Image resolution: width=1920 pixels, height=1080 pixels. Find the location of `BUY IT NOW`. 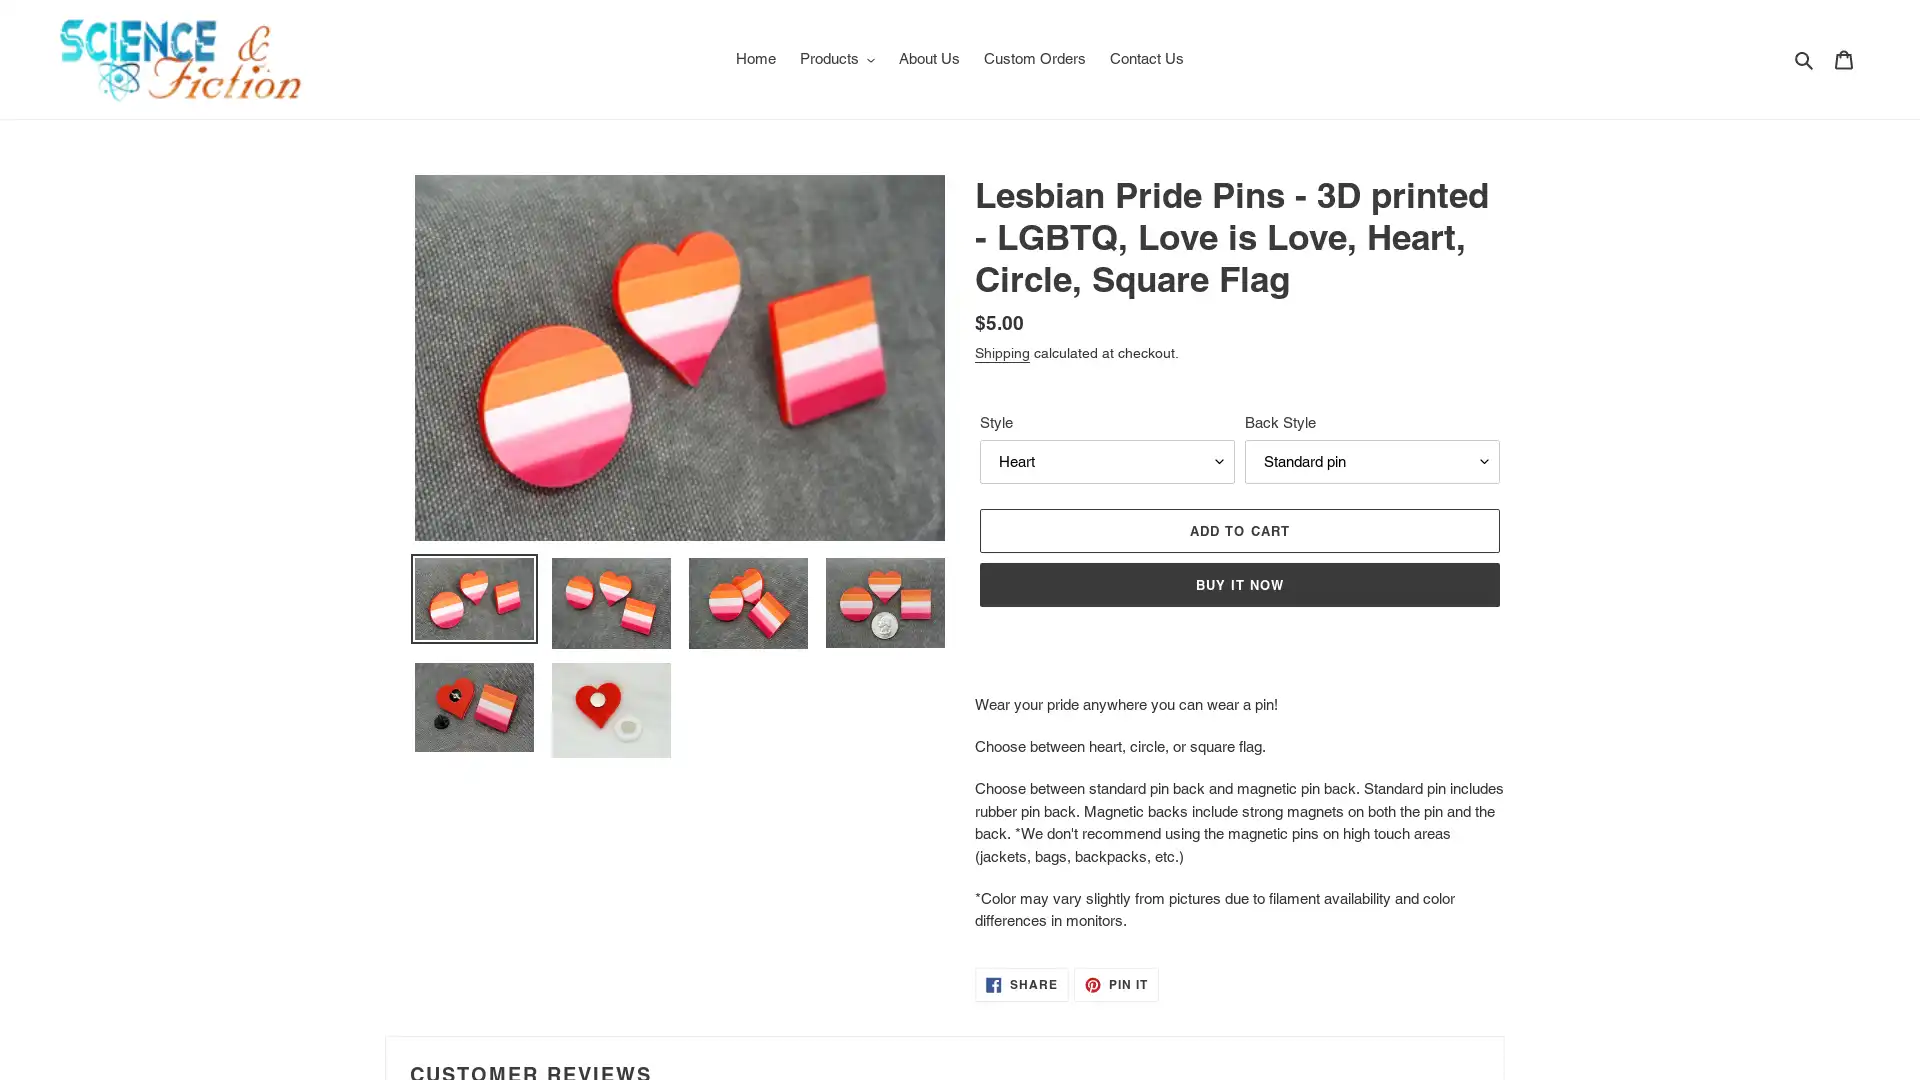

BUY IT NOW is located at coordinates (1238, 583).